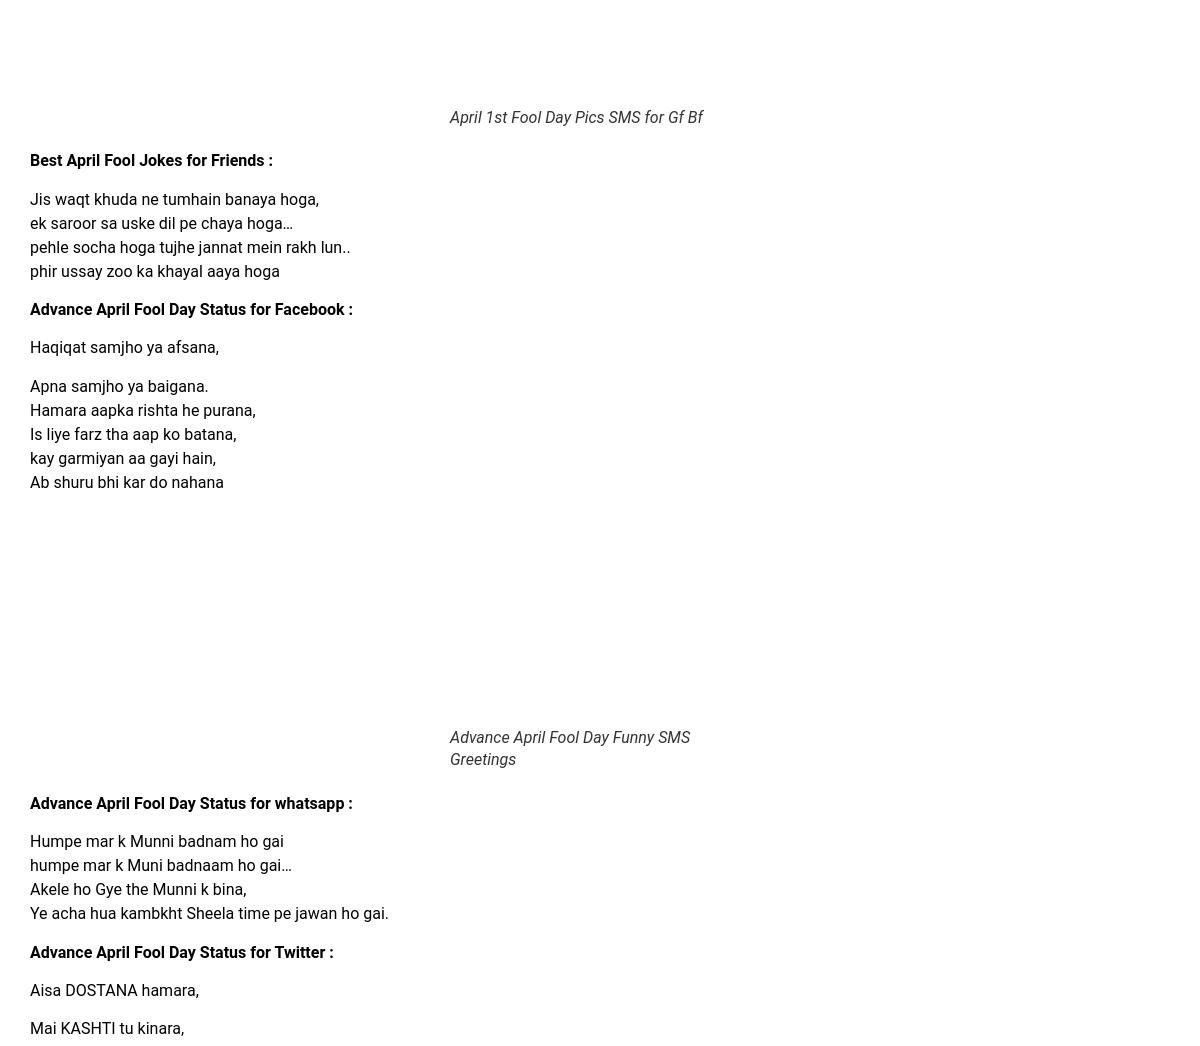 The image size is (1200, 1046). Describe the element at coordinates (160, 221) in the screenshot. I see `'ek saroor sa uske dil pe chaya hoga…'` at that location.